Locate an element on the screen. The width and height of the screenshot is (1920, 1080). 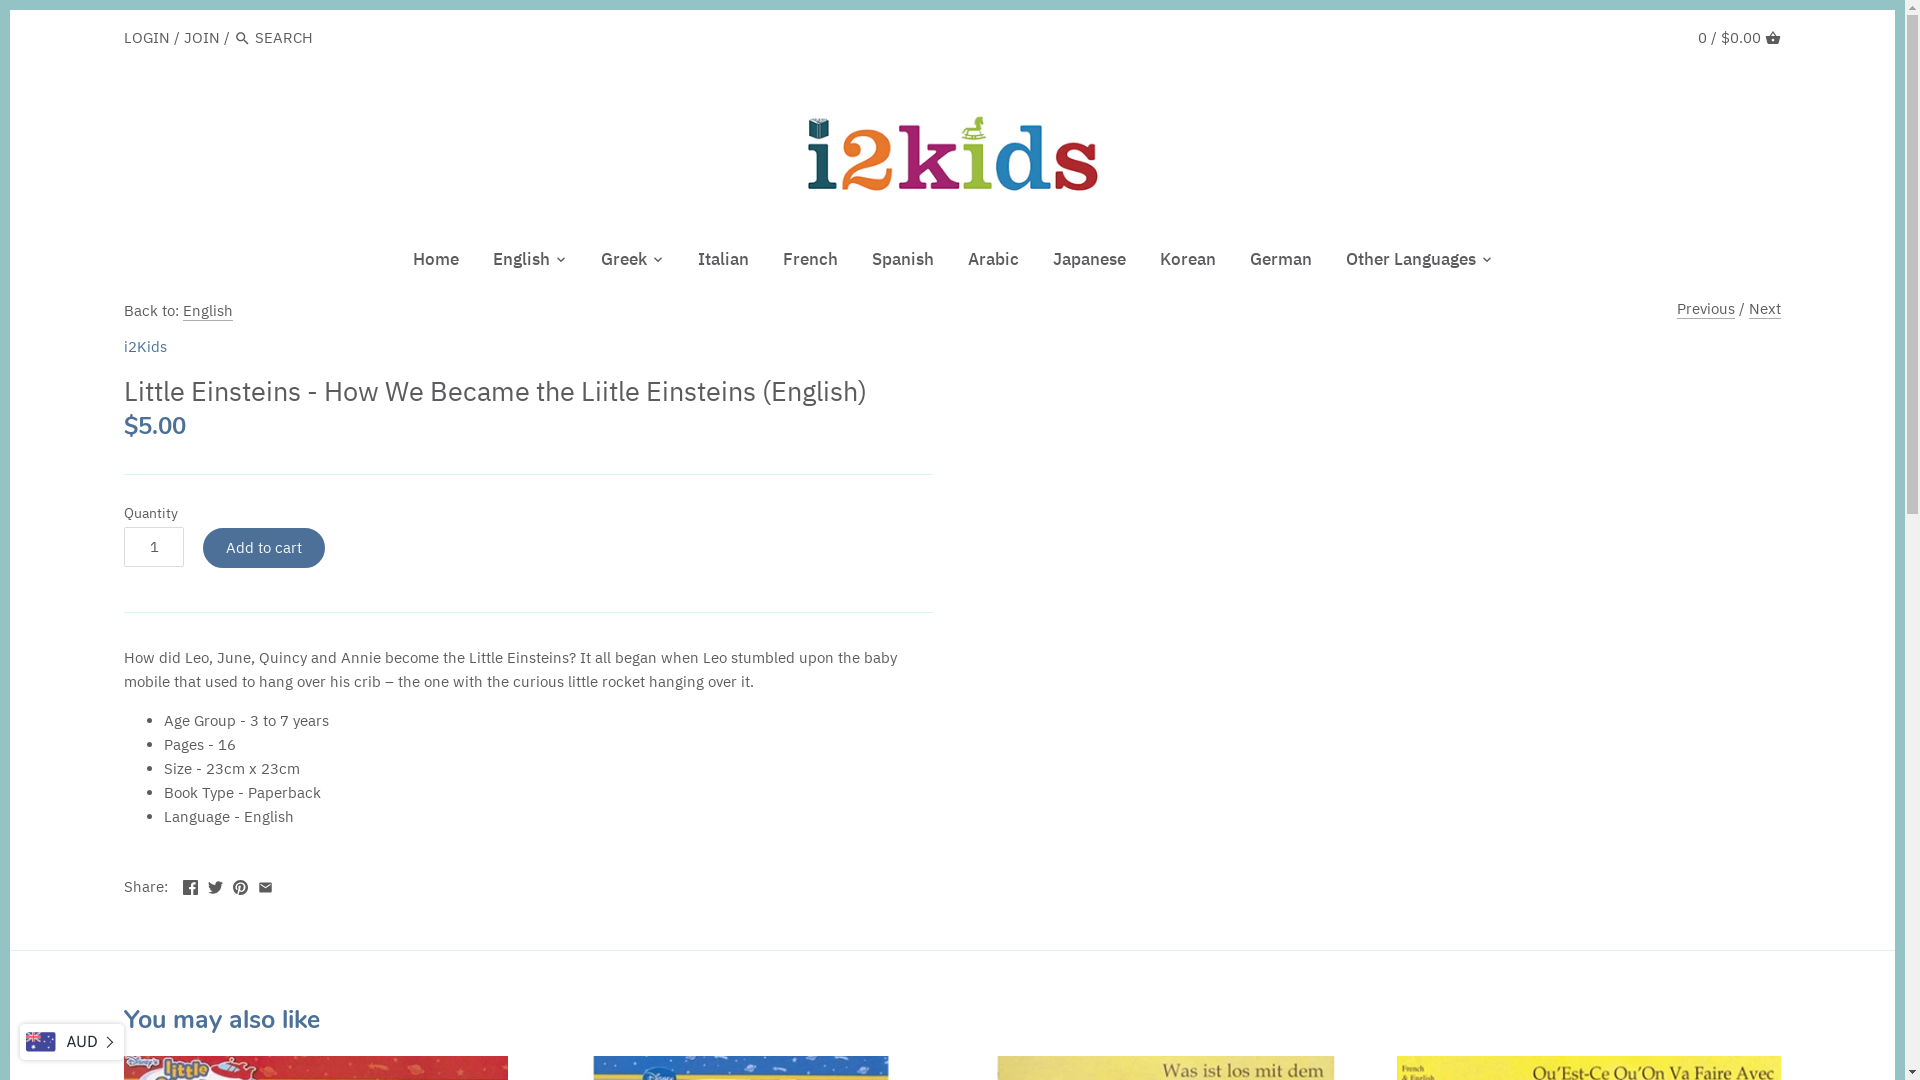
'Twitter' is located at coordinates (207, 883).